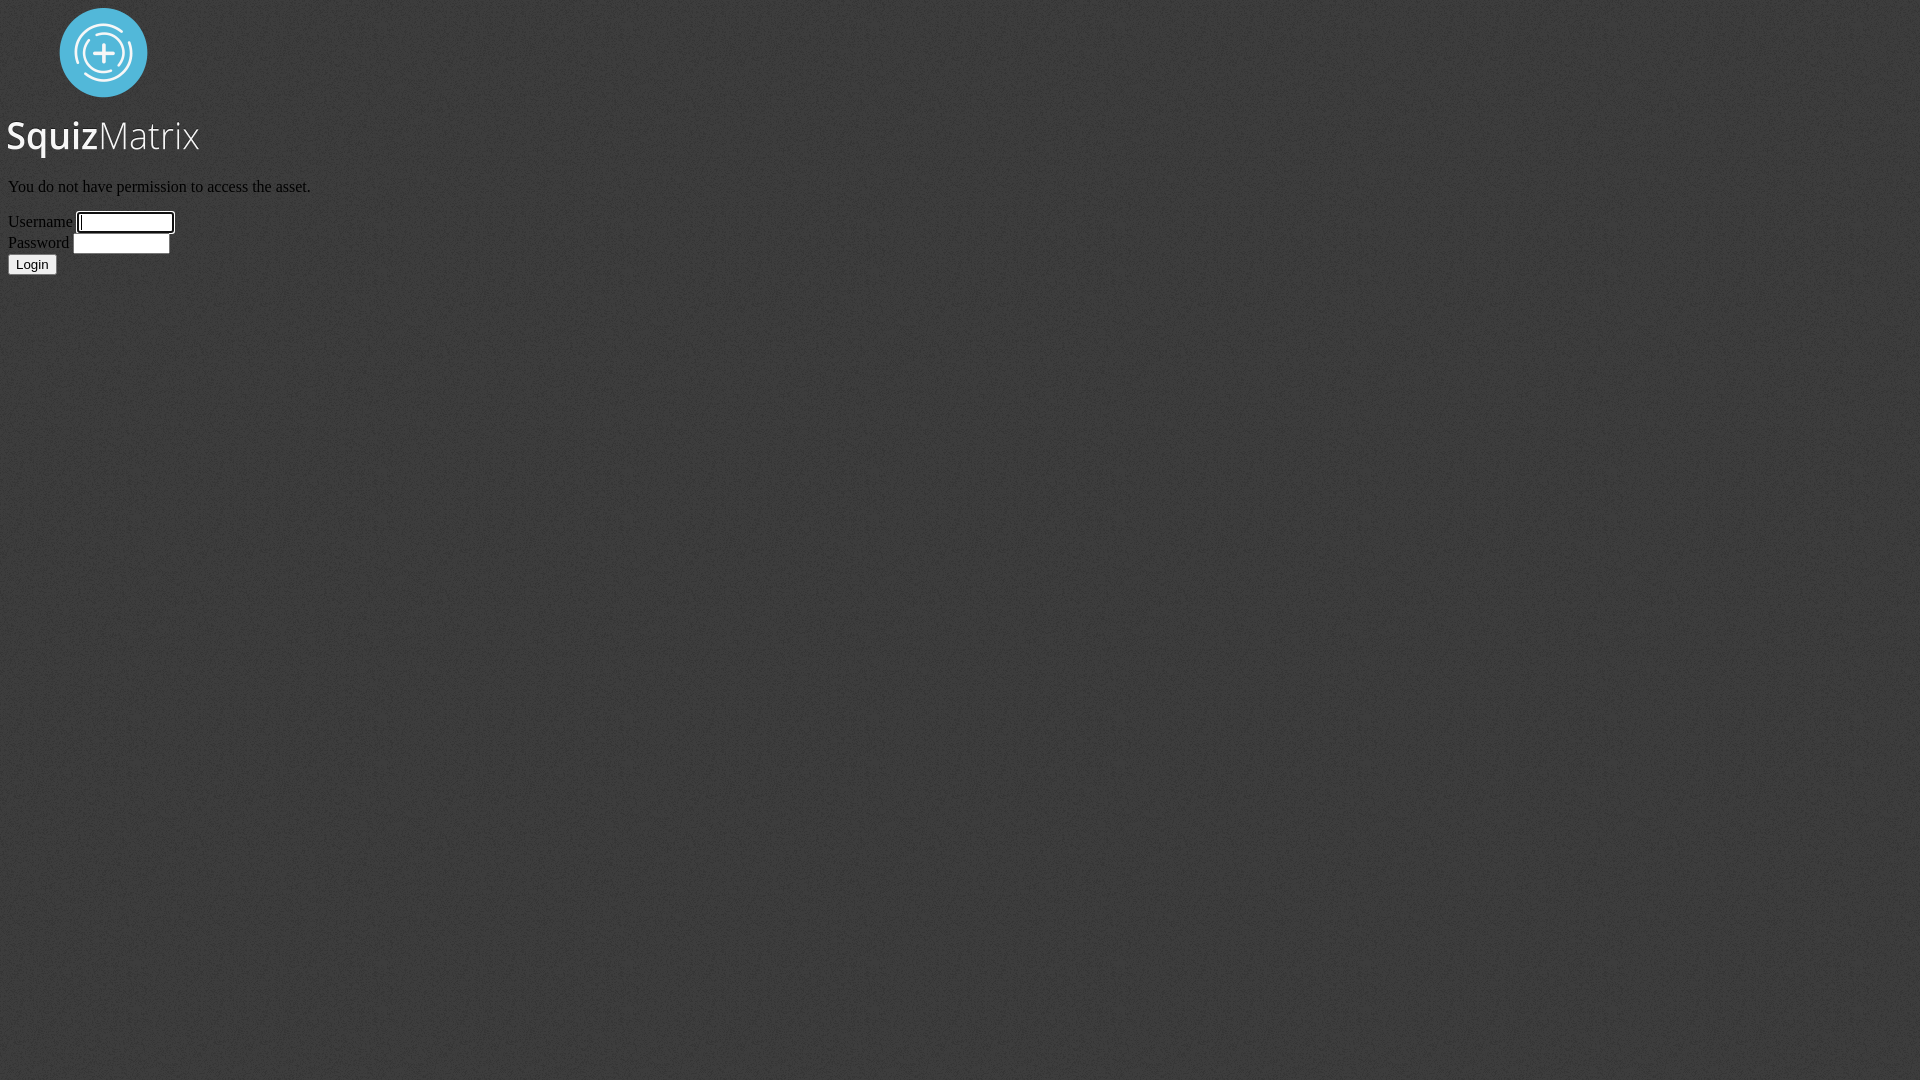 The width and height of the screenshot is (1920, 1080). What do you see at coordinates (8, 263) in the screenshot?
I see `'Login'` at bounding box center [8, 263].